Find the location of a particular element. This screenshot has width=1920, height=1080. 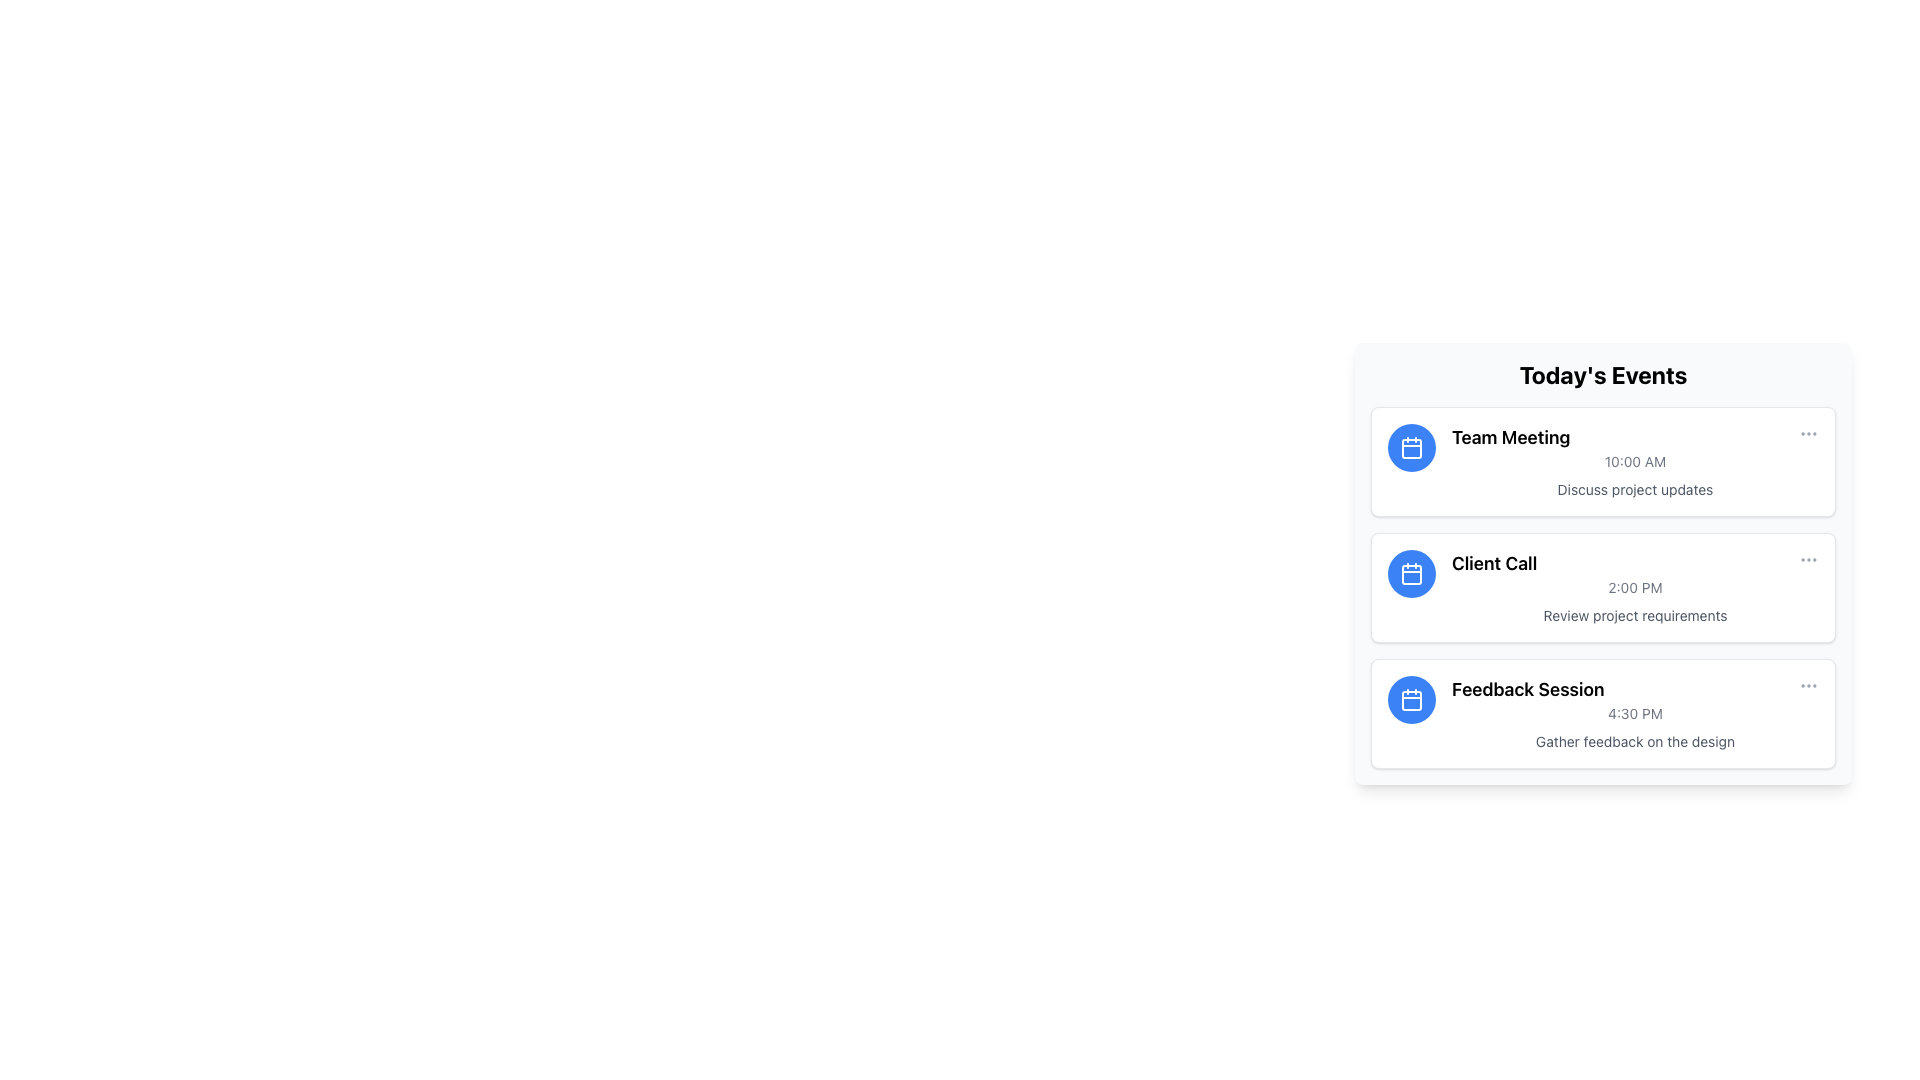

the horizontal three-dot menu icon located to the right of the 'Client Call' event title in the 'Today's Events' interface is located at coordinates (1809, 559).